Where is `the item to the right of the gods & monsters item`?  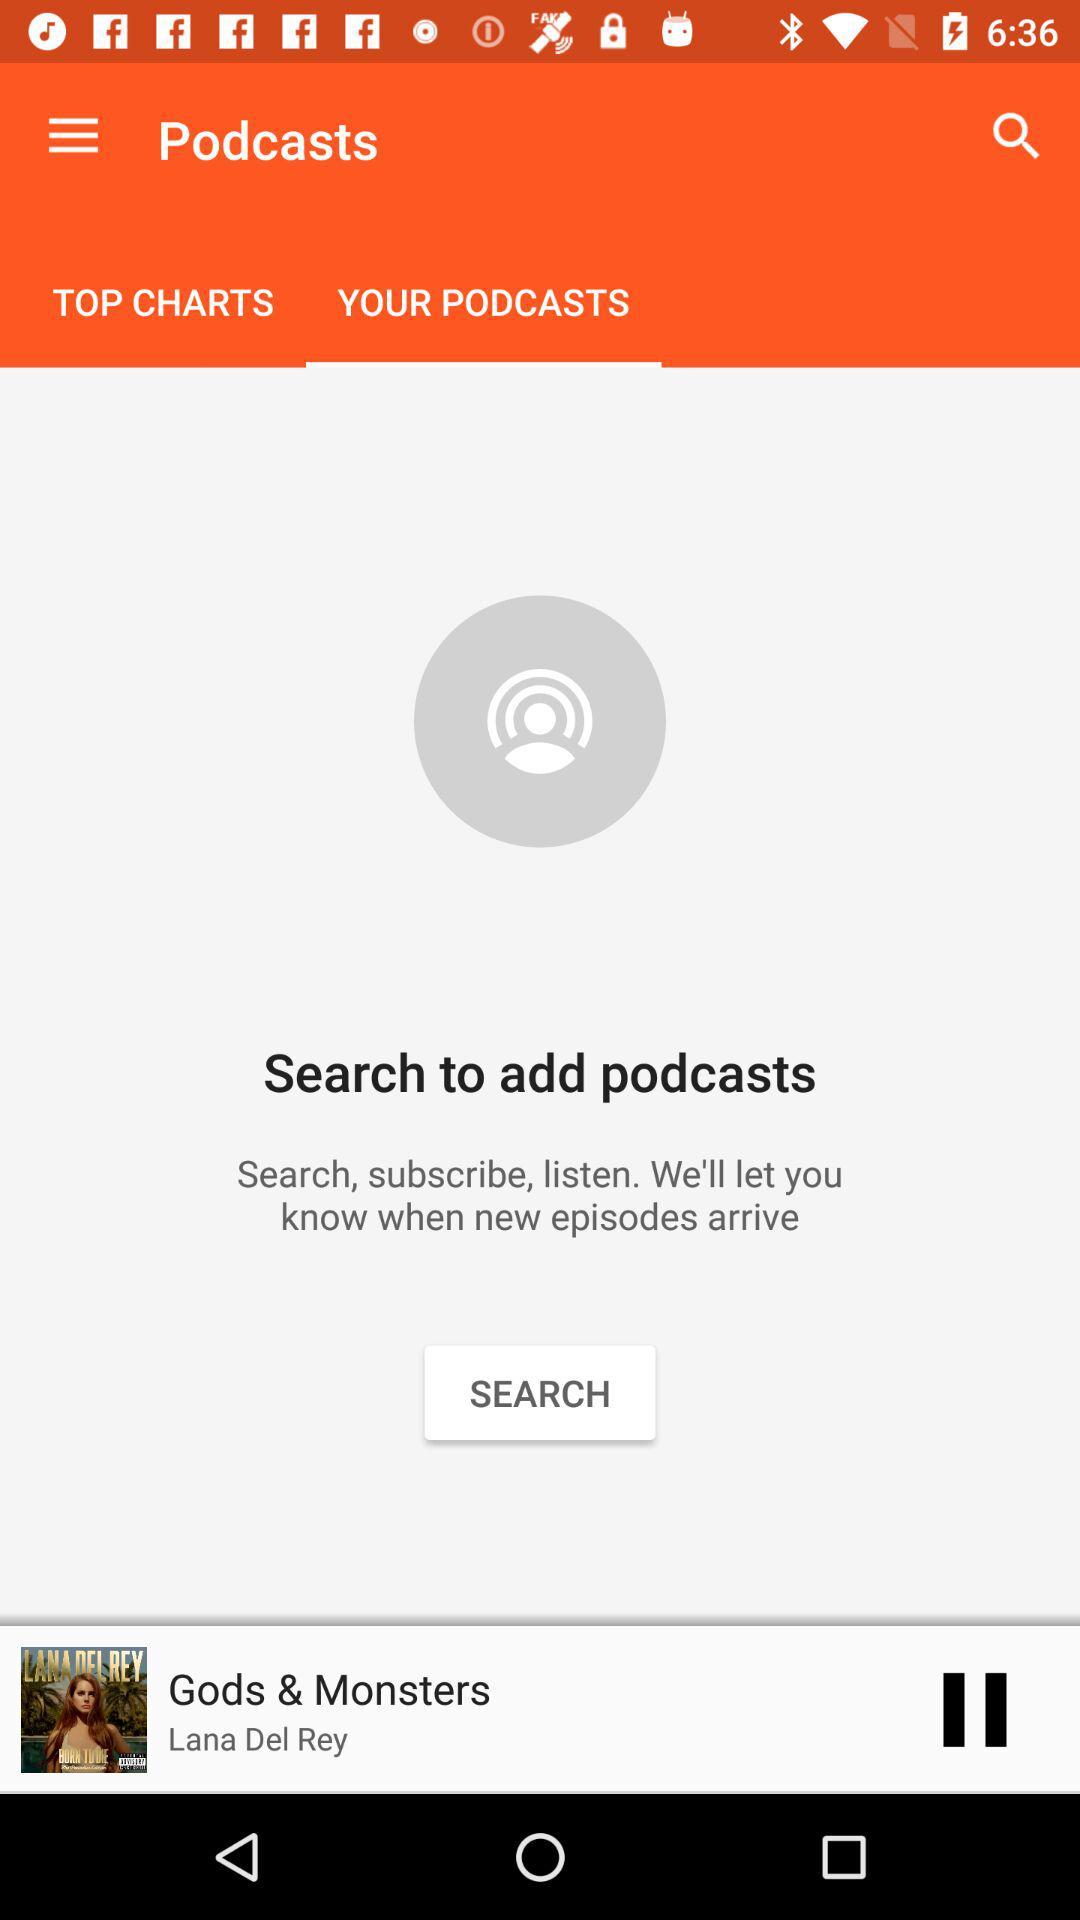
the item to the right of the gods & monsters item is located at coordinates (974, 1708).